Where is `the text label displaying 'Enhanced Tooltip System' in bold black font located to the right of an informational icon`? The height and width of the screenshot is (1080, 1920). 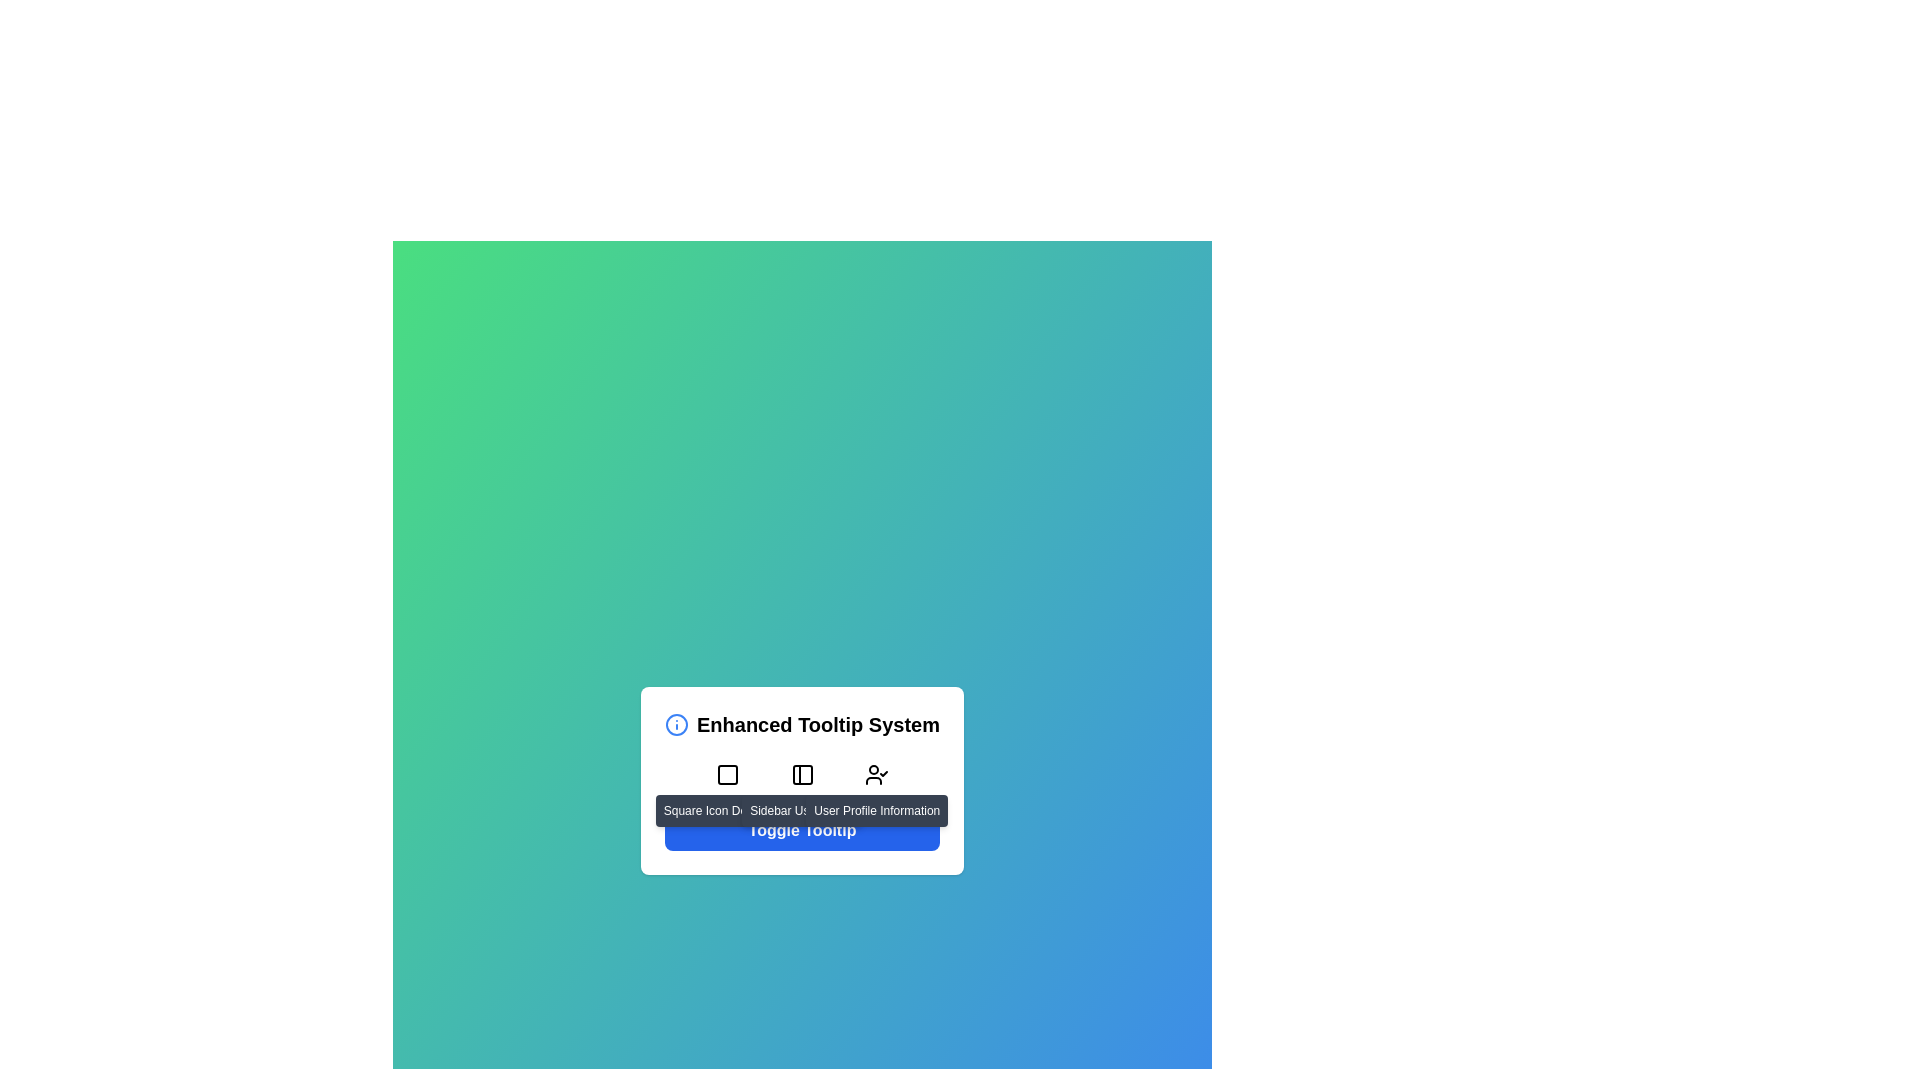 the text label displaying 'Enhanced Tooltip System' in bold black font located to the right of an informational icon is located at coordinates (818, 725).